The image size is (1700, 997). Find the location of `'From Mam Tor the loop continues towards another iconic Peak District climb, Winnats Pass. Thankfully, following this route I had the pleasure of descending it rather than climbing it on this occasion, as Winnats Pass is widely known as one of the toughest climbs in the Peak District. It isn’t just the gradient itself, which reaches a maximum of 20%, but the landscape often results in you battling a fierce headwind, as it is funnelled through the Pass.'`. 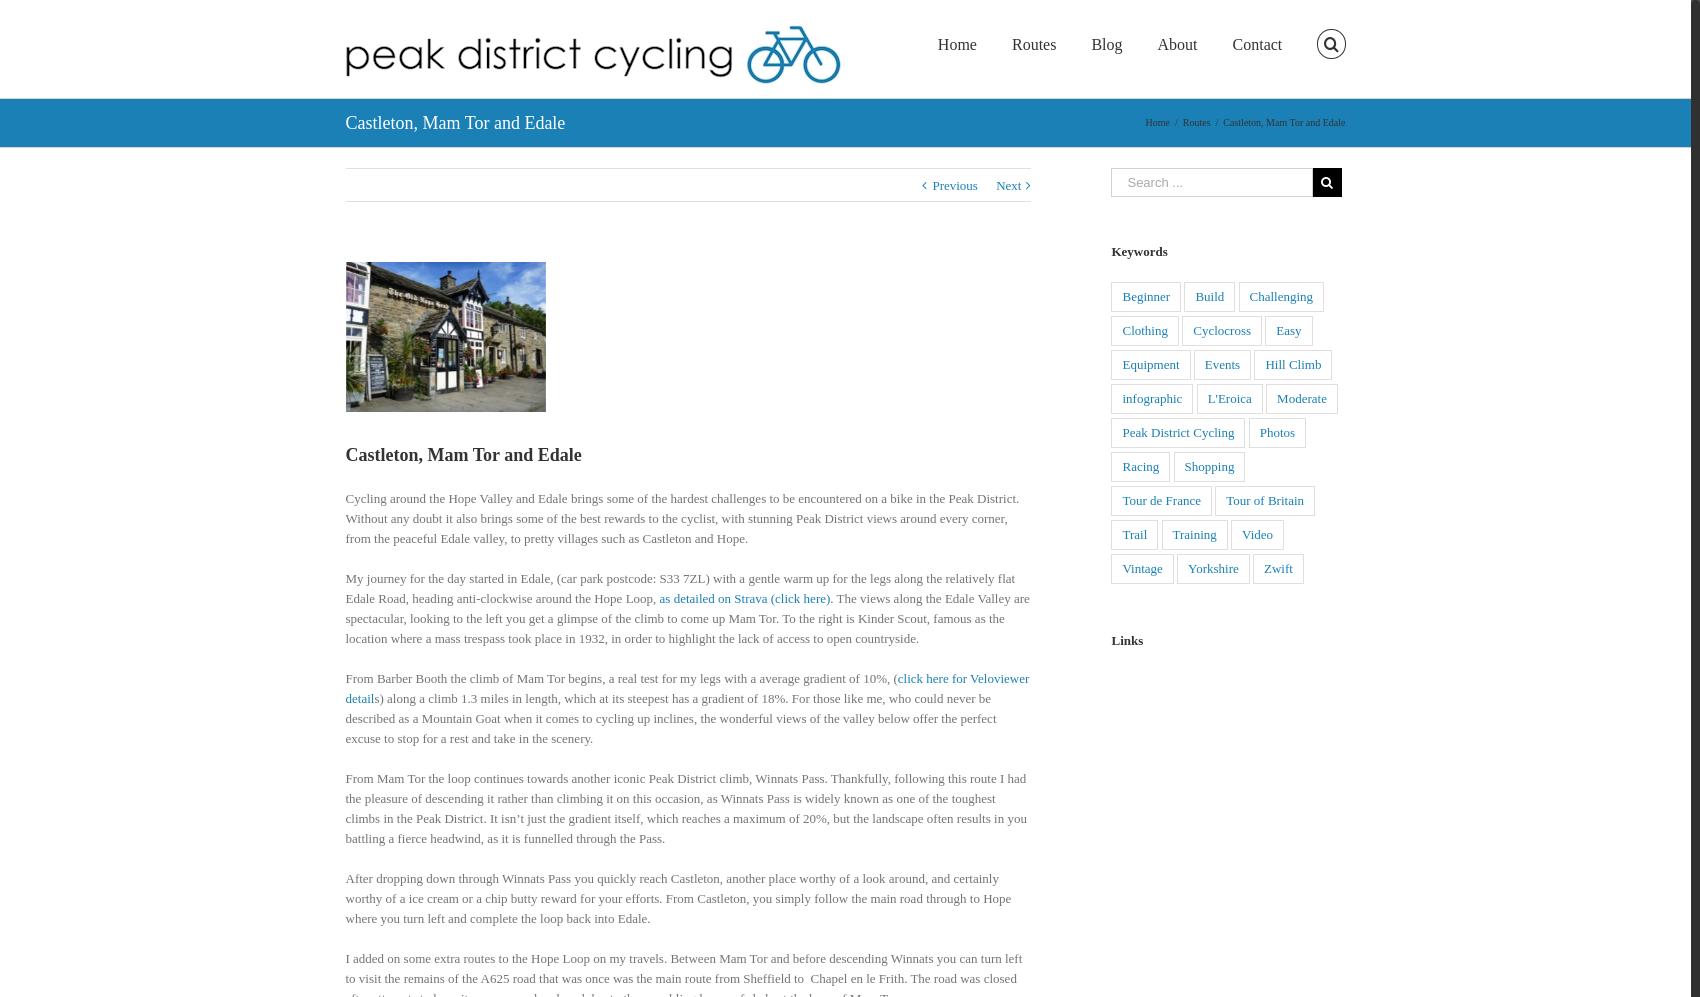

'From Mam Tor the loop continues towards another iconic Peak District climb, Winnats Pass. Thankfully, following this route I had the pleasure of descending it rather than climbing it on this occasion, as Winnats Pass is widely known as one of the toughest climbs in the Peak District. It isn’t just the gradient itself, which reaches a maximum of 20%, but the landscape often results in you battling a fierce headwind, as it is funnelled through the Pass.' is located at coordinates (343, 806).